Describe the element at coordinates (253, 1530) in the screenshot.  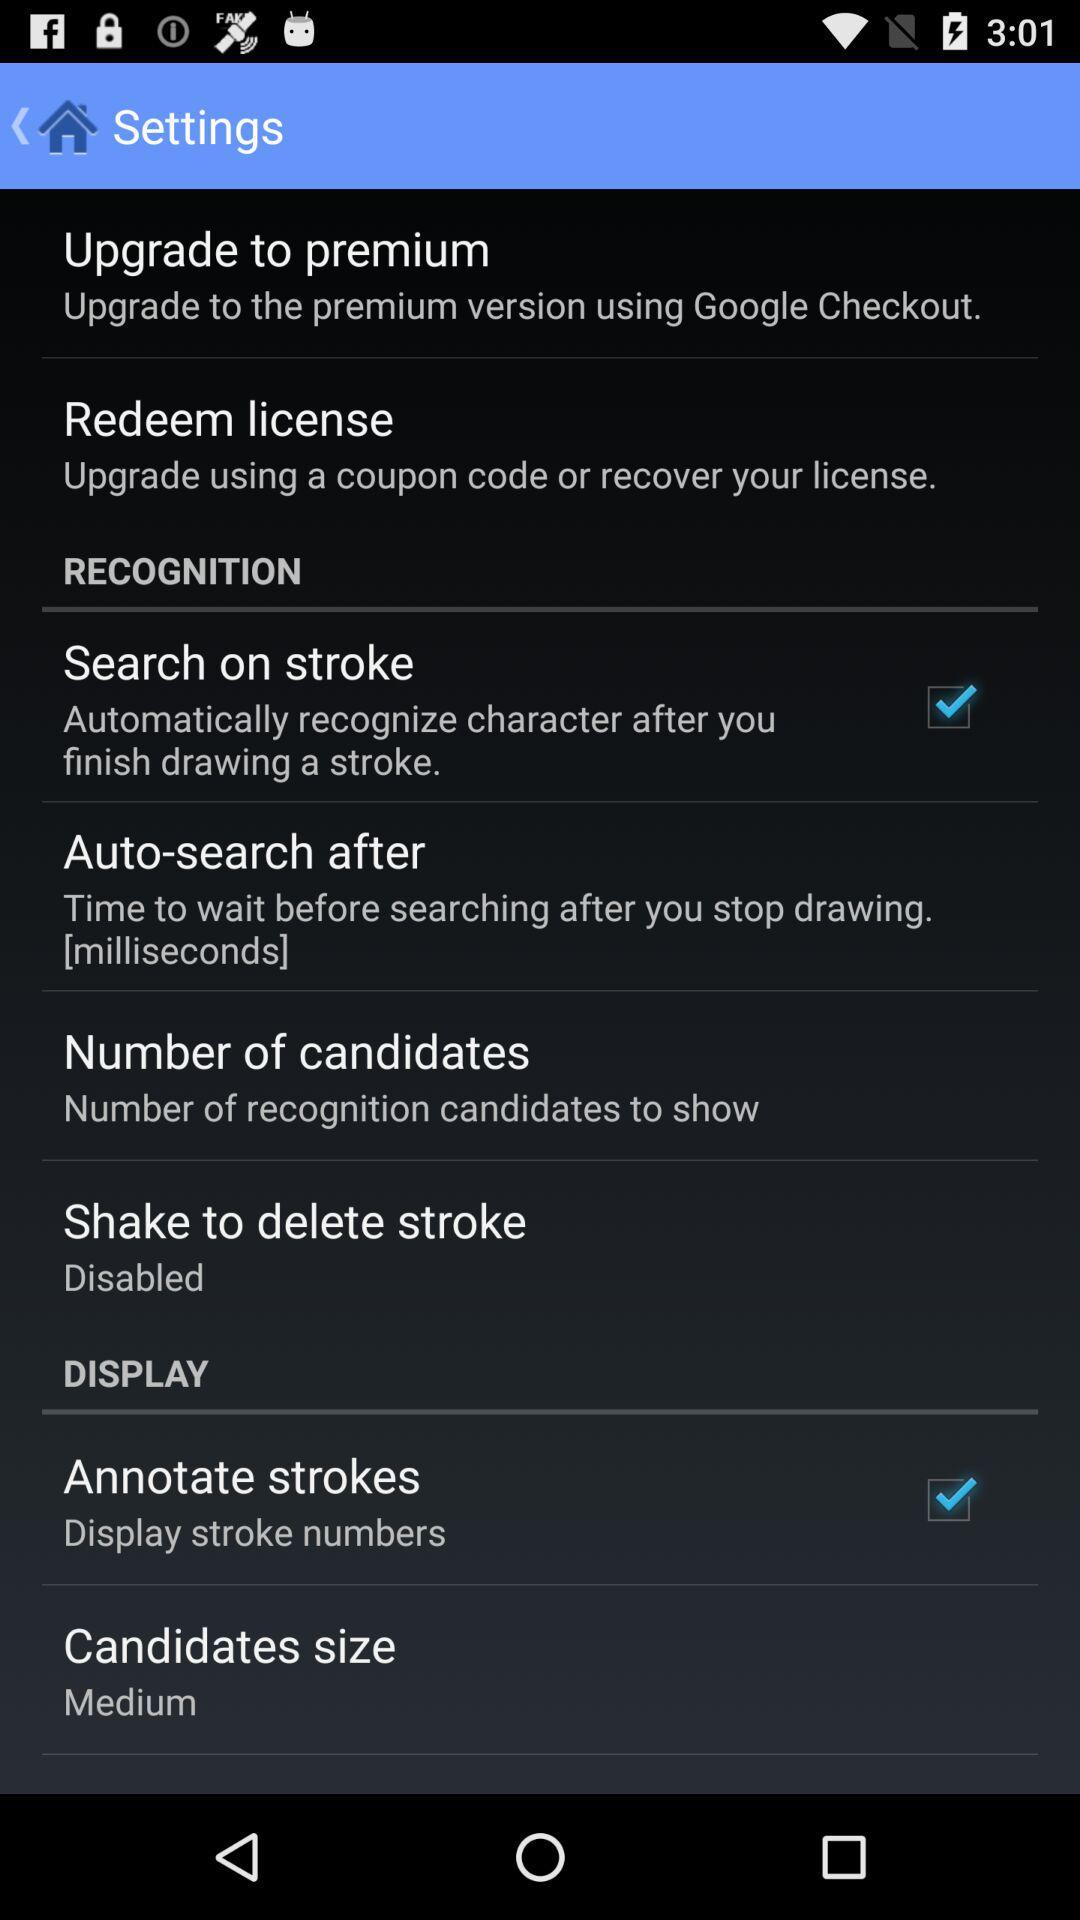
I see `app below the annotate strokes item` at that location.